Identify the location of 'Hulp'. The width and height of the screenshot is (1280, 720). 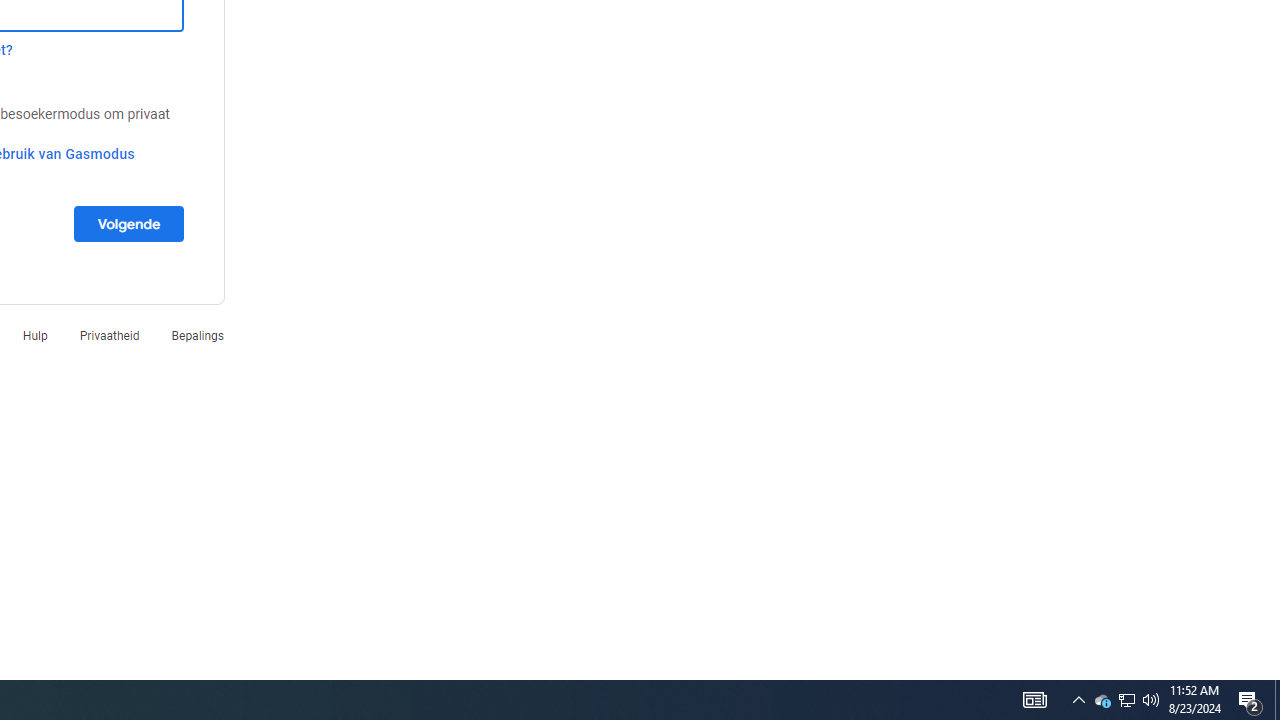
(35, 334).